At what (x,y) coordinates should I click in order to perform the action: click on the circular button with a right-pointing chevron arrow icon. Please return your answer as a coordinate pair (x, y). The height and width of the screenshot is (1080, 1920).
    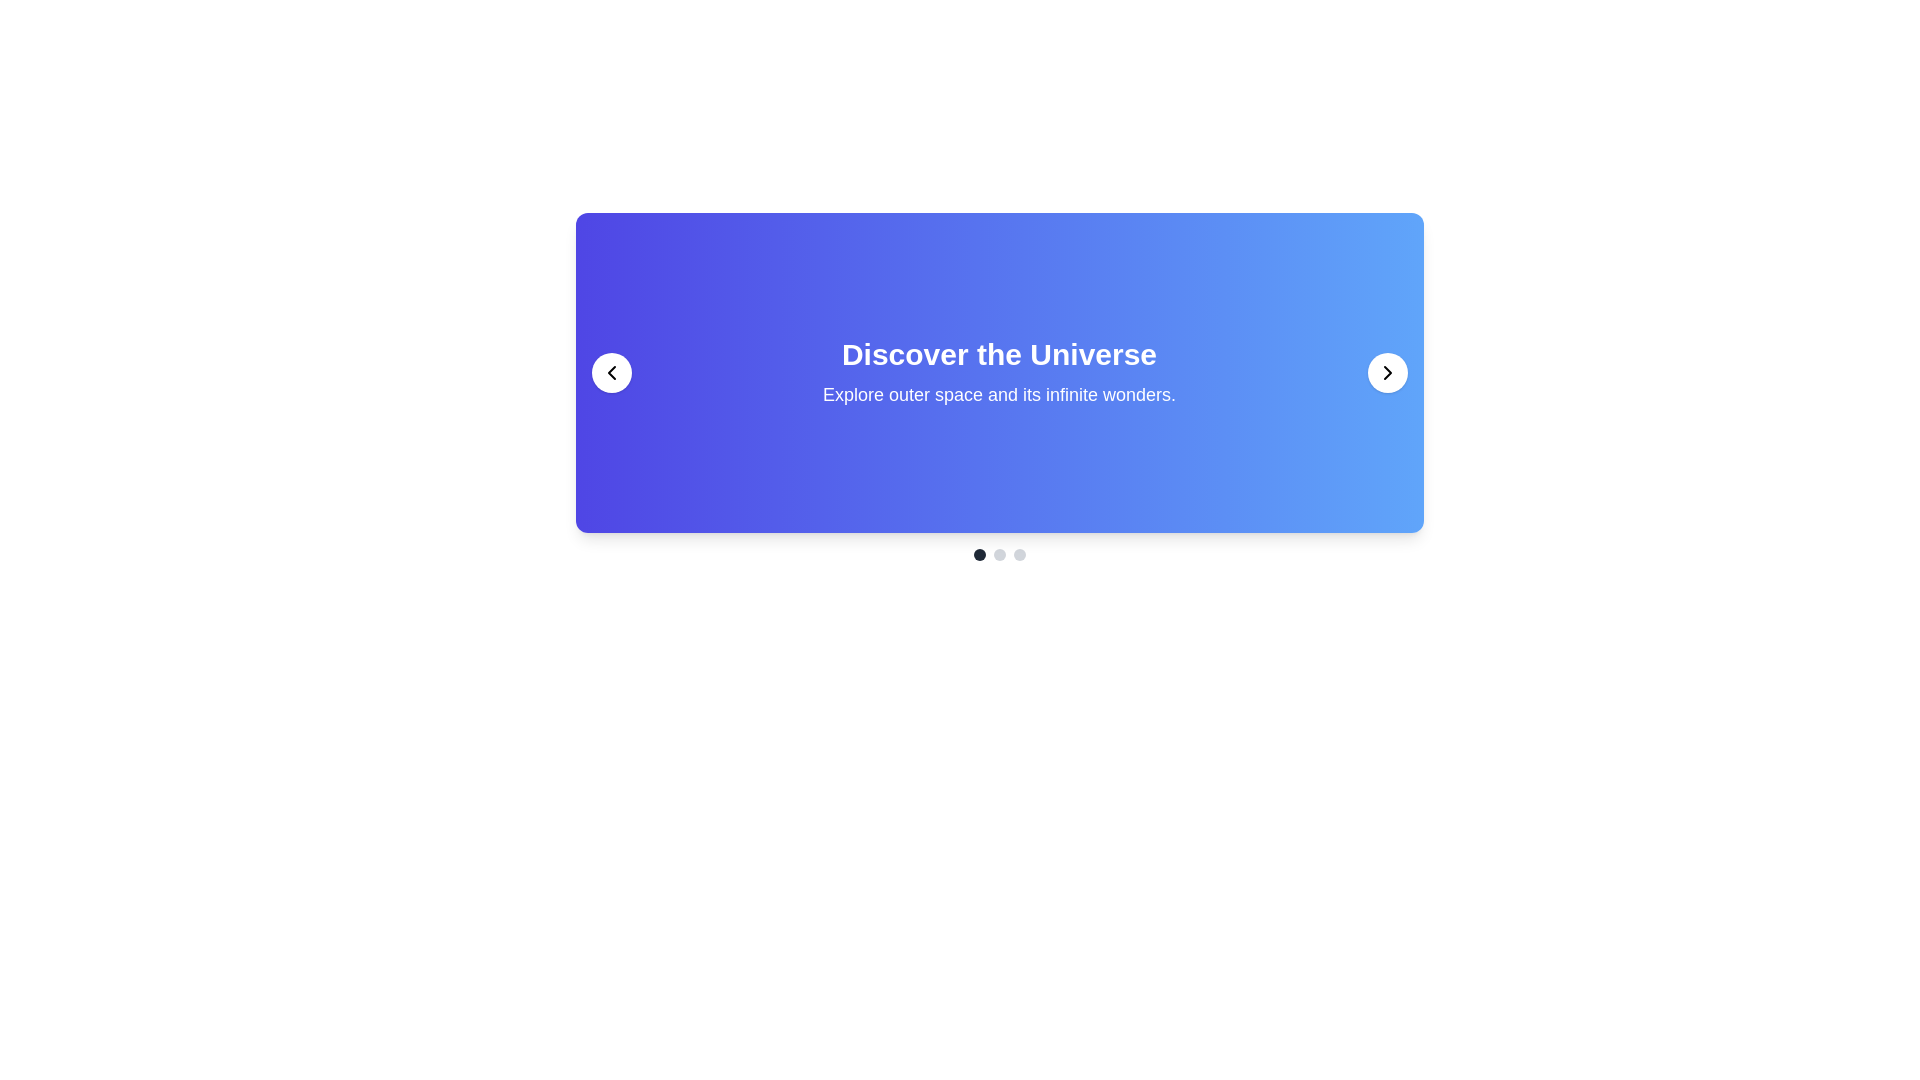
    Looking at the image, I should click on (1386, 373).